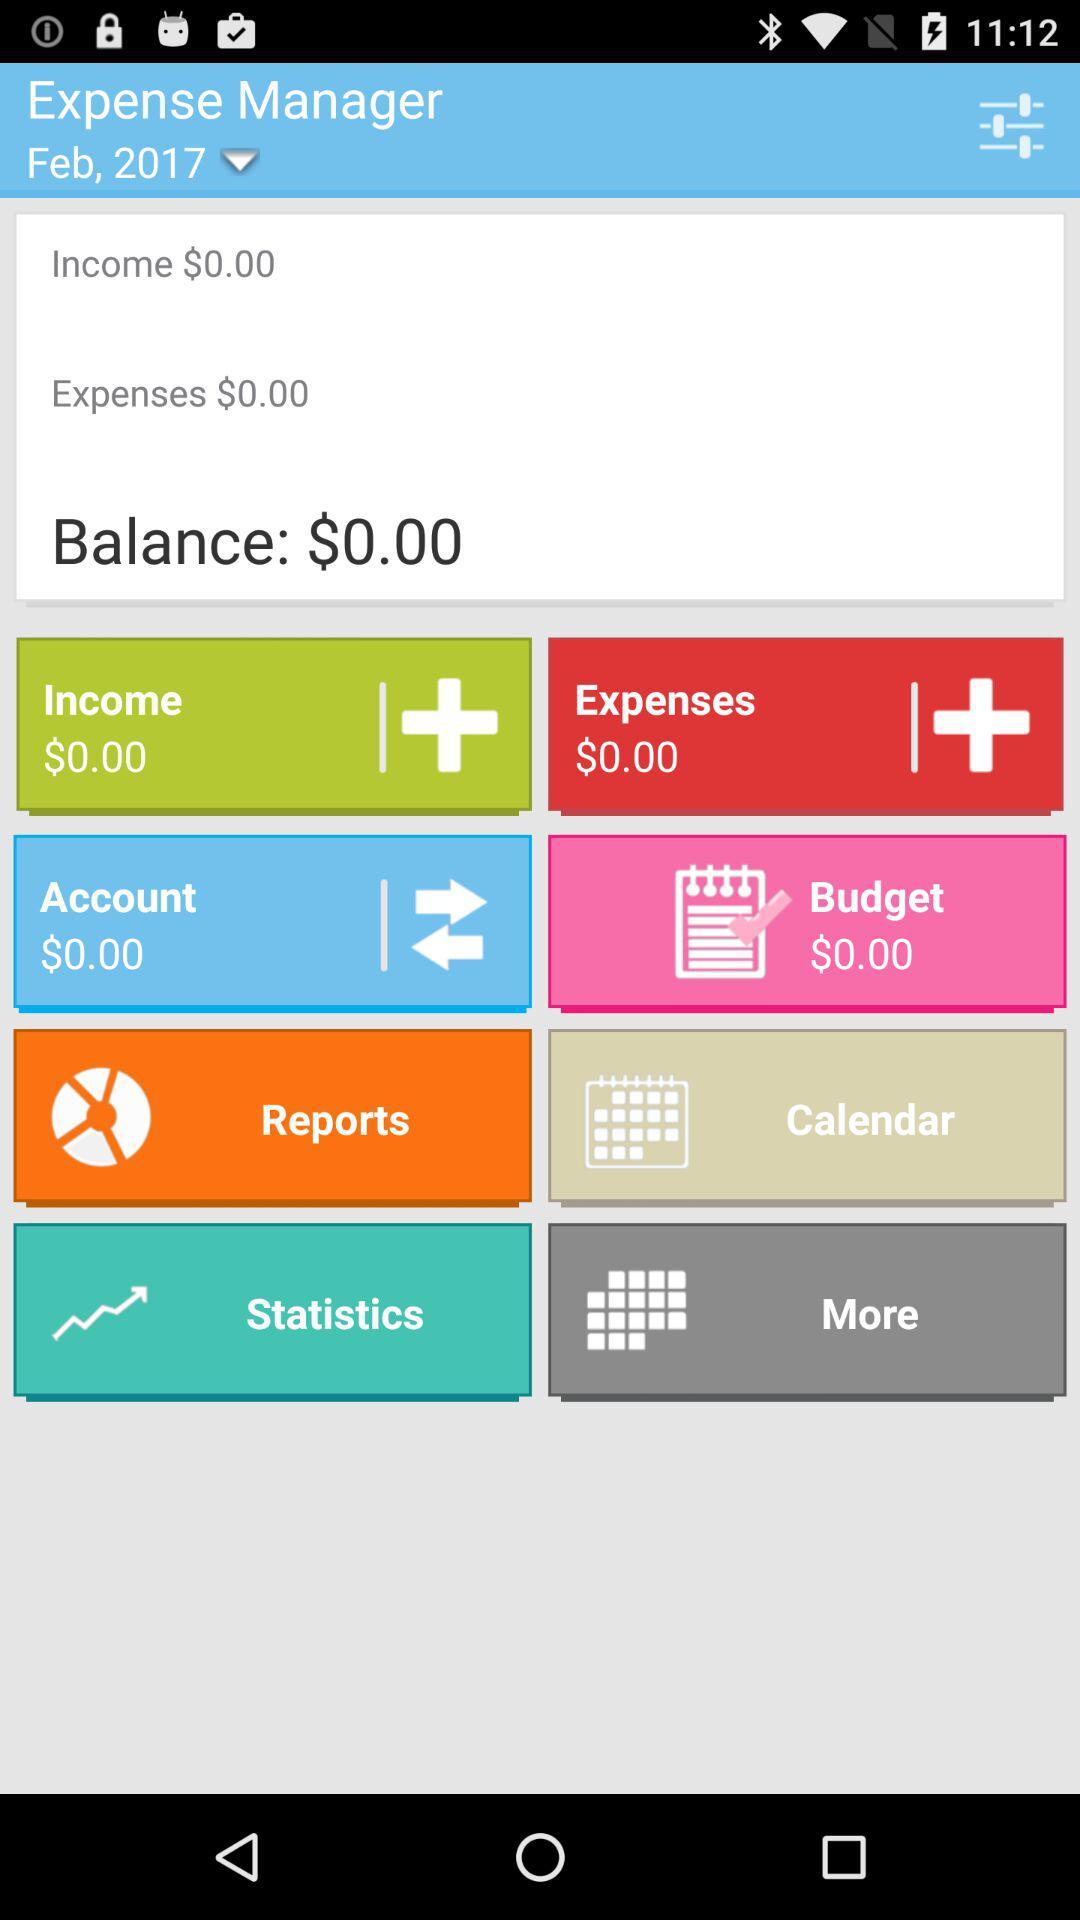  I want to click on expand, so click(441, 725).